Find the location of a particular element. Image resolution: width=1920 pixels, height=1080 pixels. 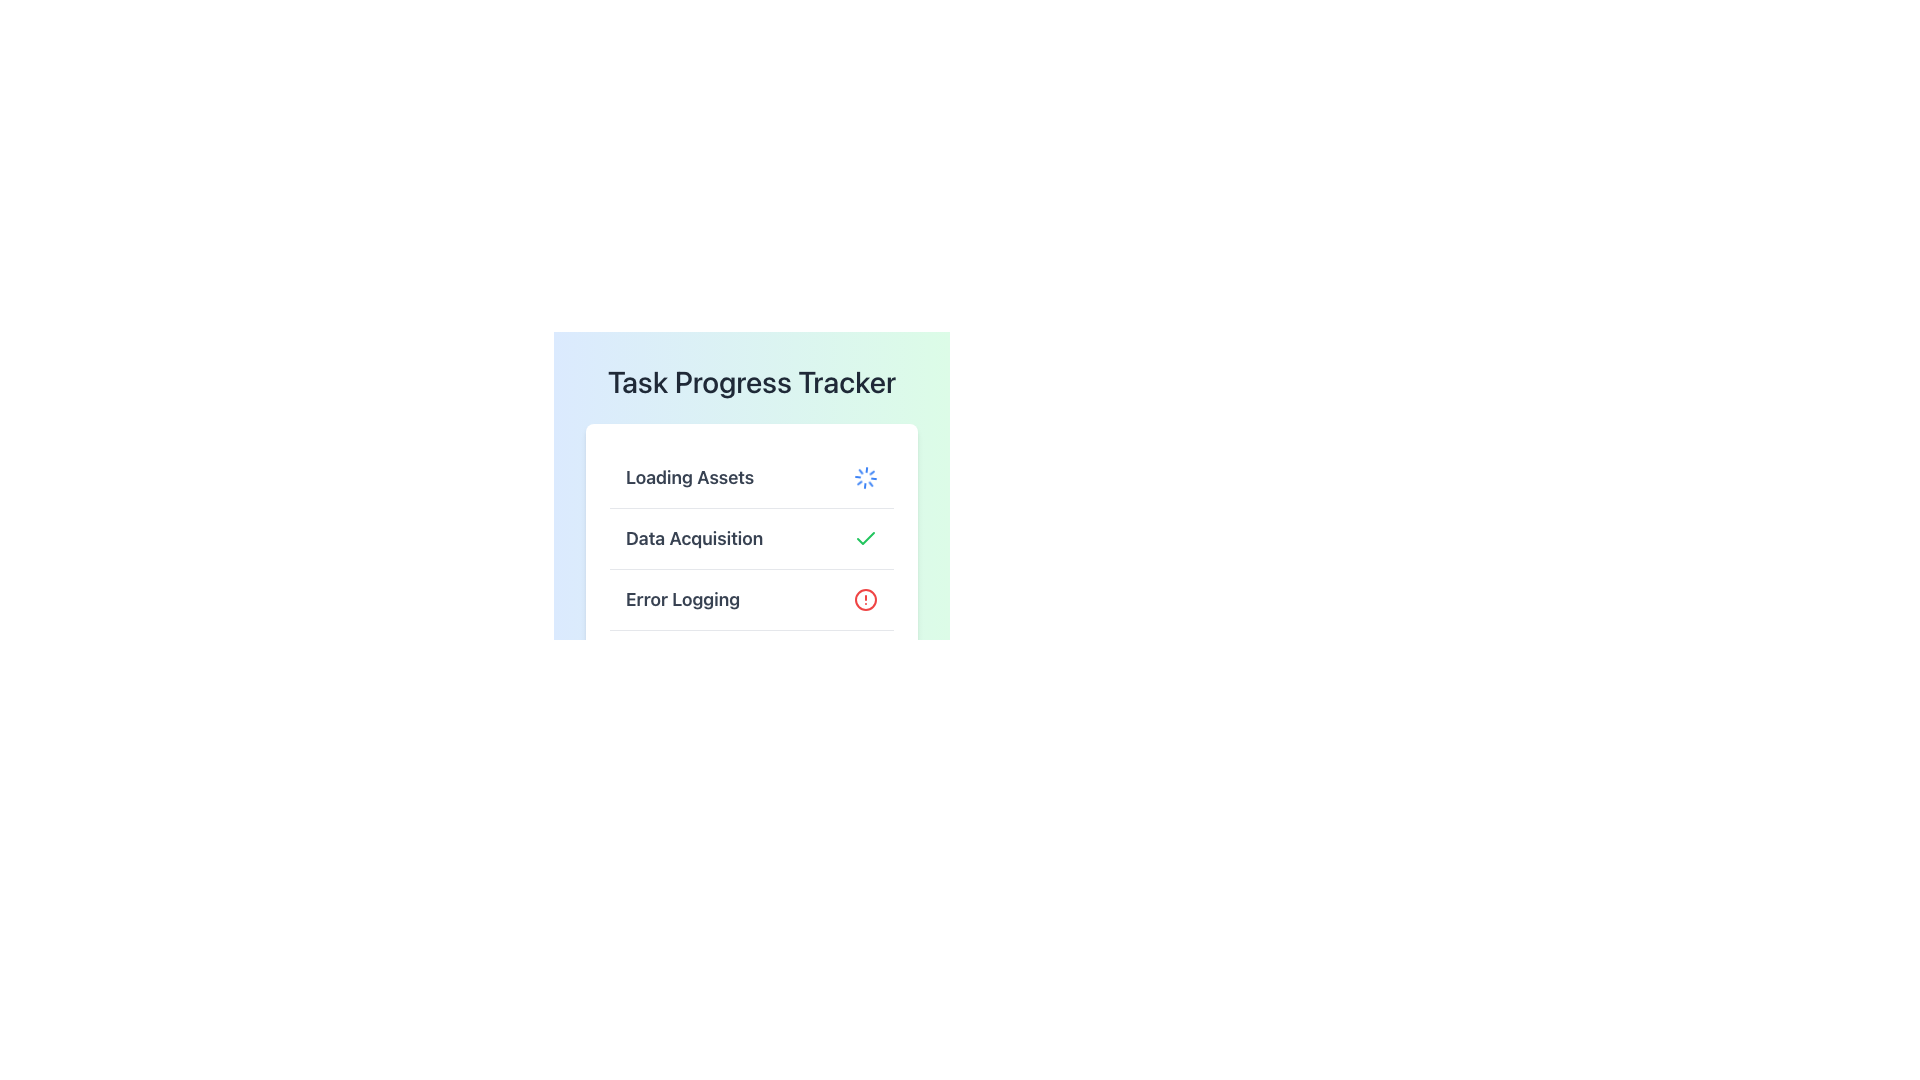

text content of the loading state label for the 'Assets' task in the progress tracker interface, which is the first entry in a vertically arranged list of task entries is located at coordinates (690, 478).